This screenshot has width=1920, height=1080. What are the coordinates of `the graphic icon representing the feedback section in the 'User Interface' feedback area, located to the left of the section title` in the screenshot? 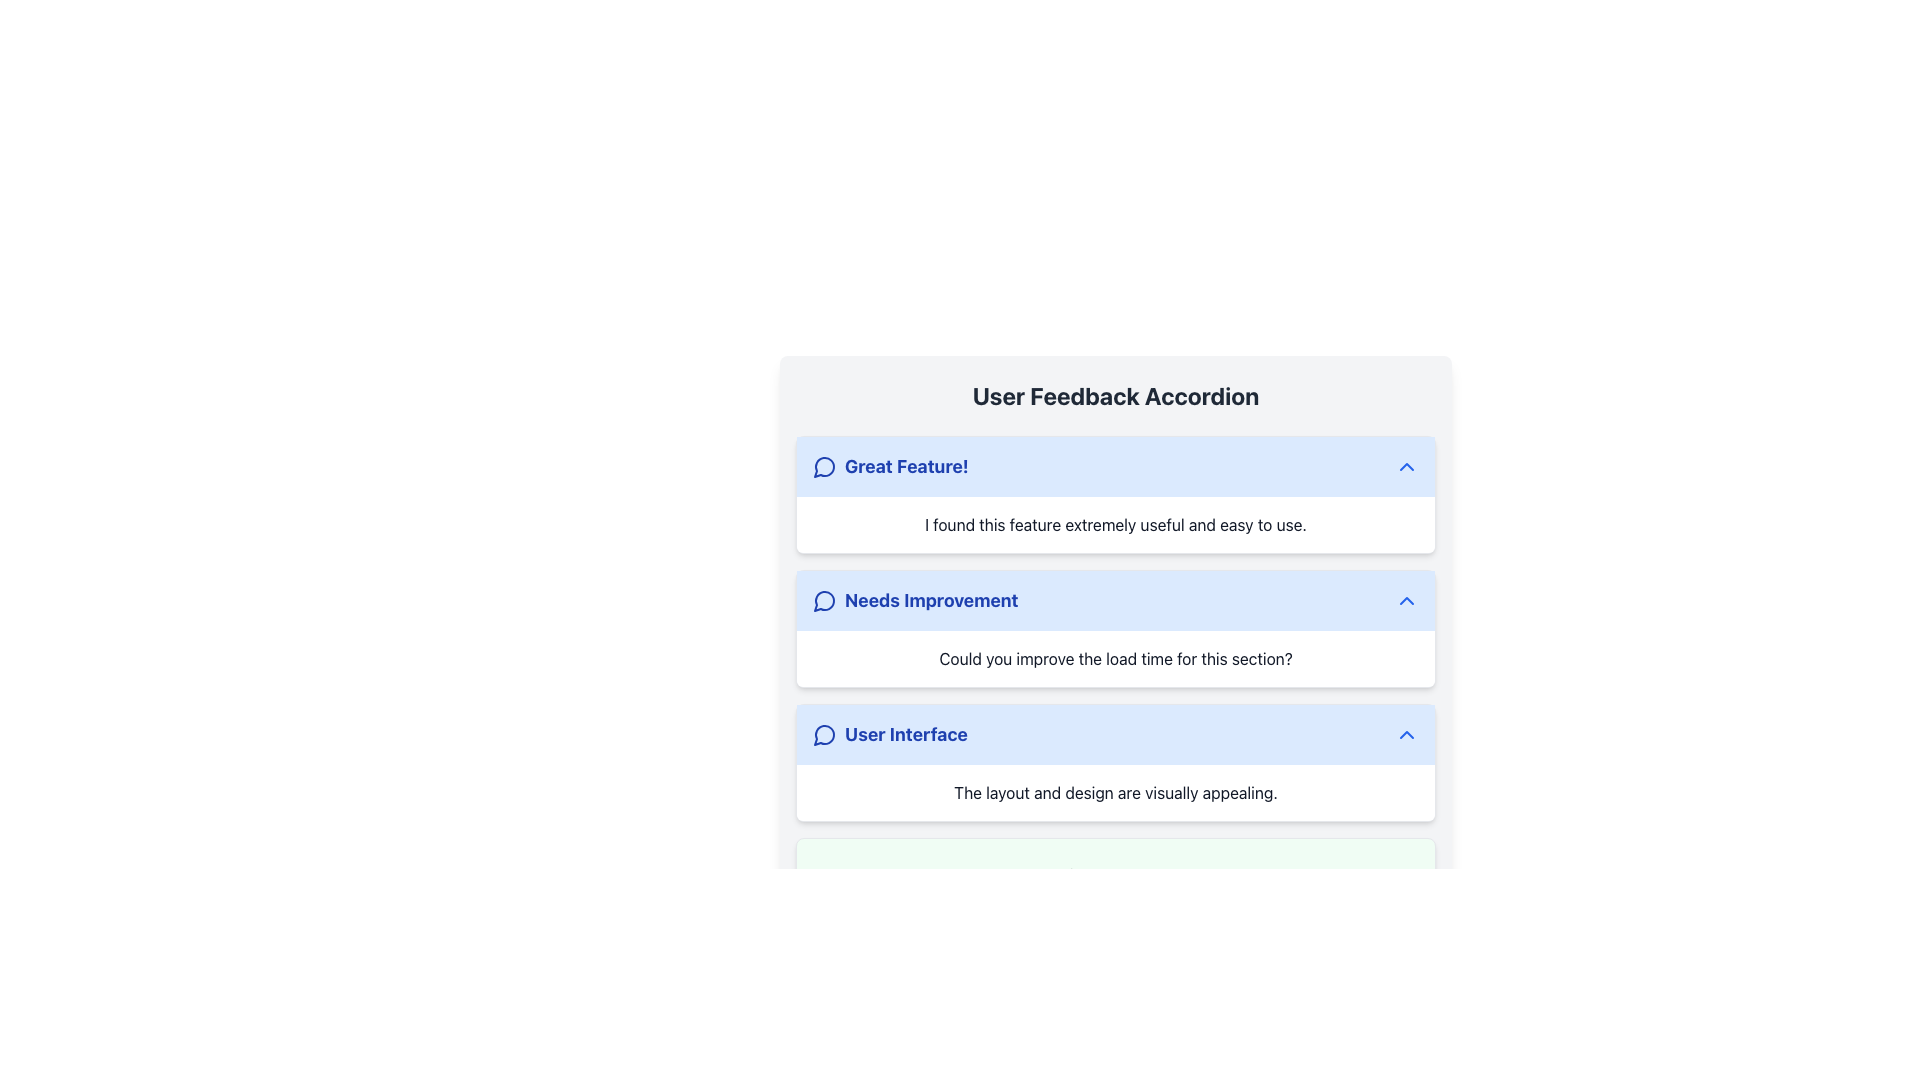 It's located at (824, 735).